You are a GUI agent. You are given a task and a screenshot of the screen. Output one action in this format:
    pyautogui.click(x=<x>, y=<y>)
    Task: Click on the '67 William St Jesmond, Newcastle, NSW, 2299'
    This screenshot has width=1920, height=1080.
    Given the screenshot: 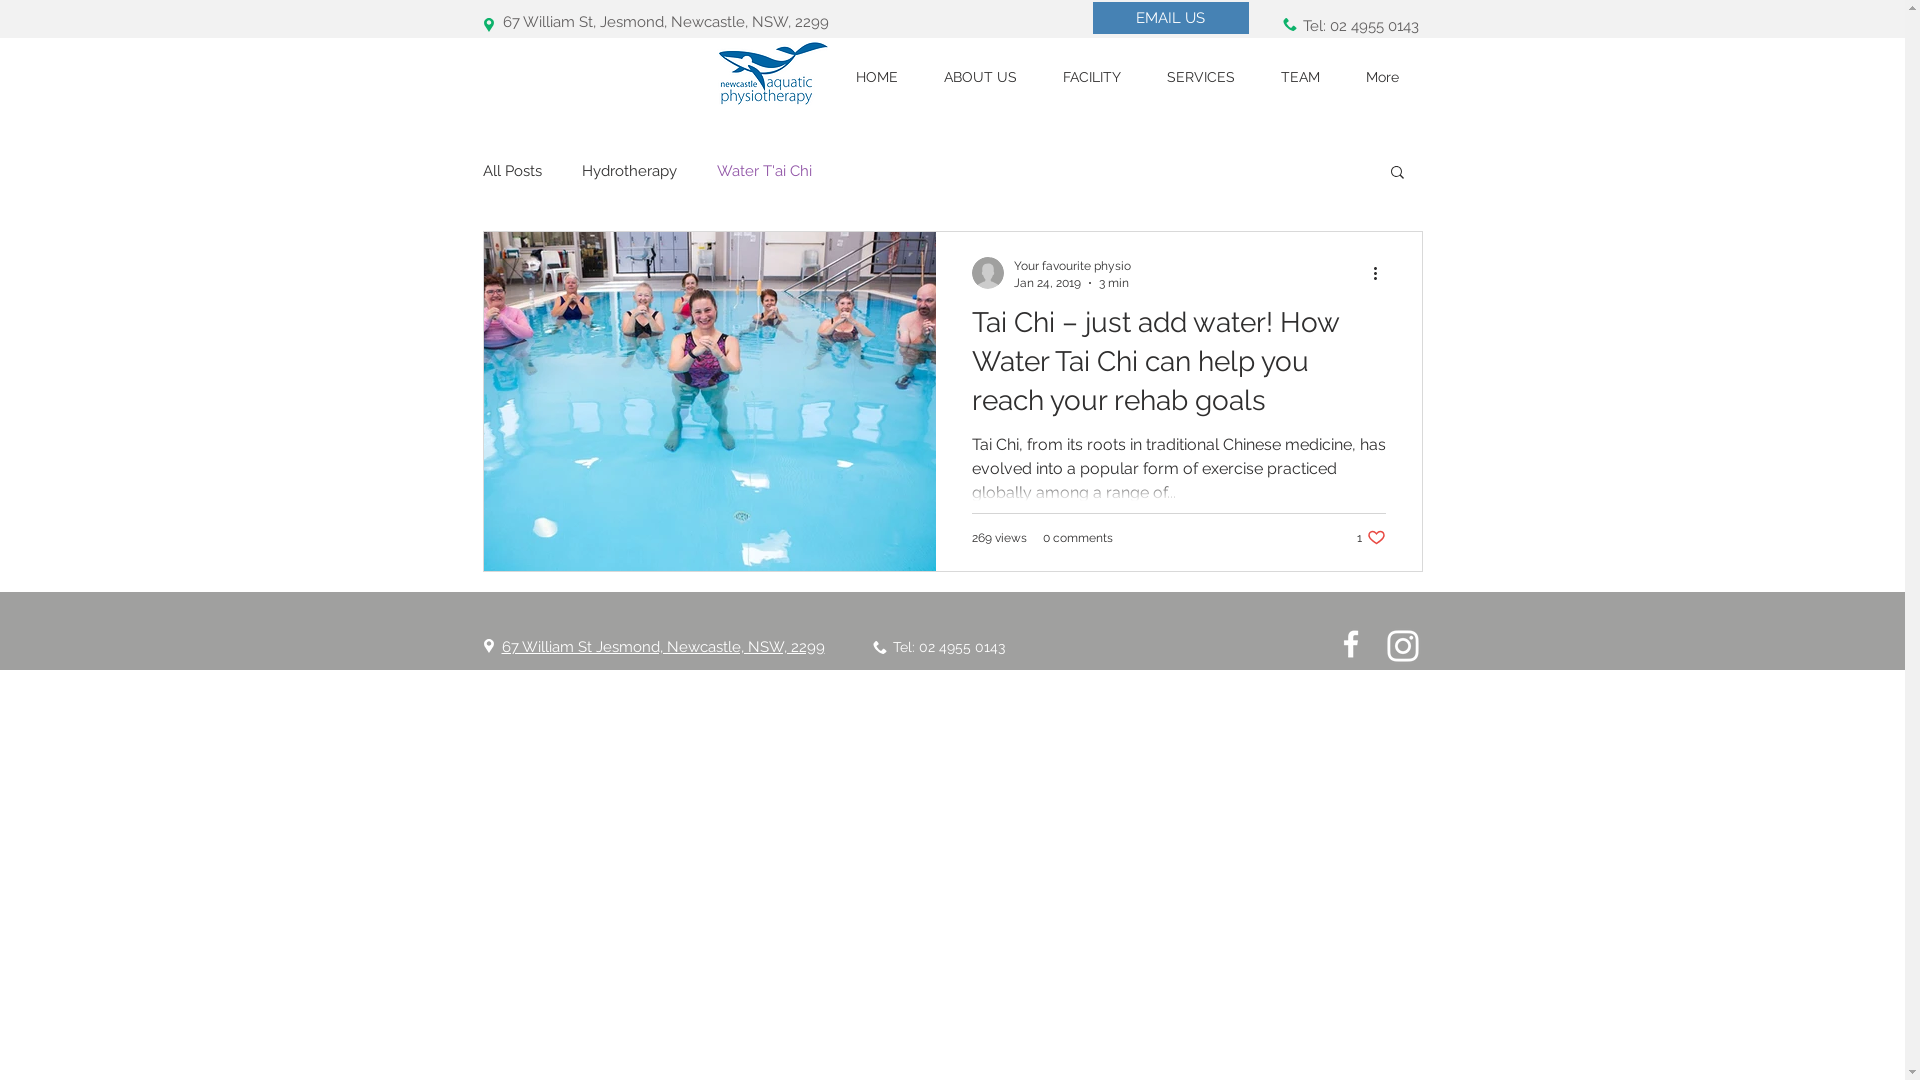 What is the action you would take?
    pyautogui.click(x=663, y=647)
    